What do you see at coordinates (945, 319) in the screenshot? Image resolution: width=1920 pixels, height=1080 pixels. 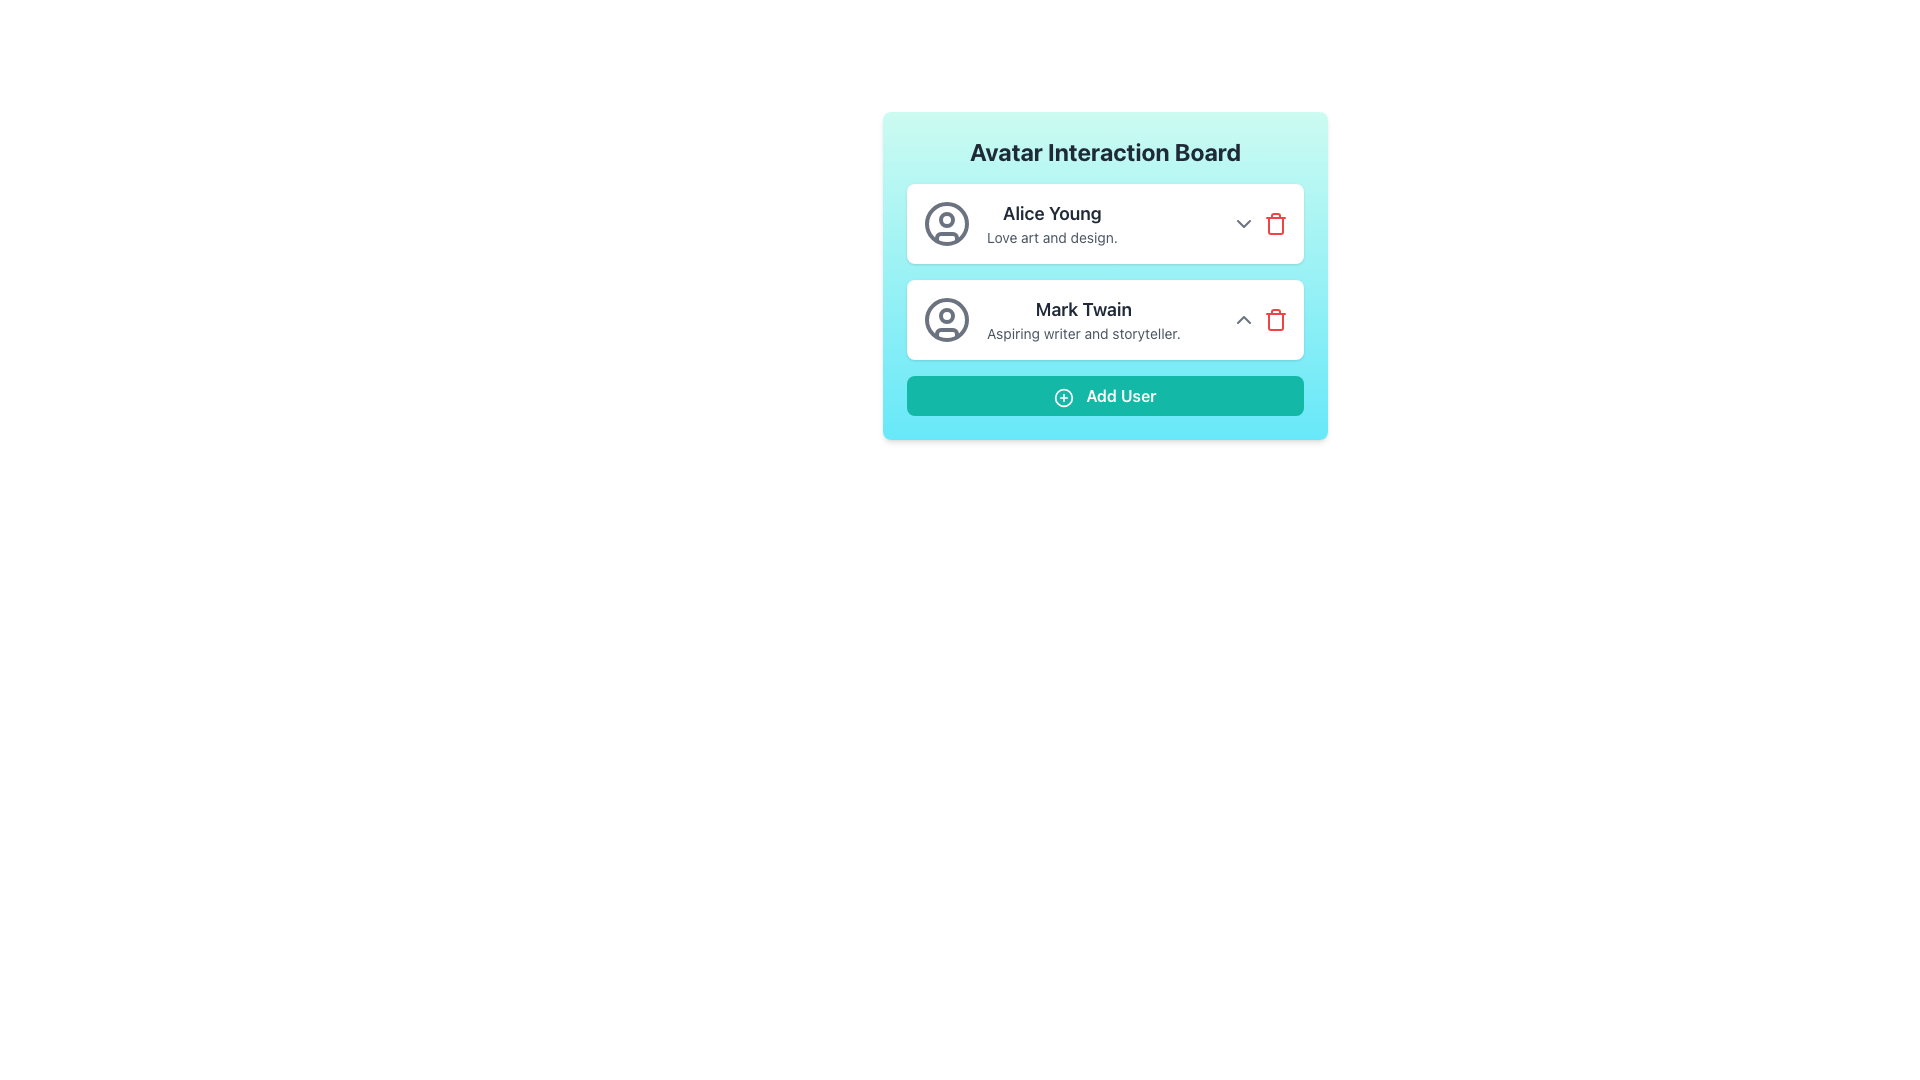 I see `the graphical icon representing the user 'Mark Twain', which is located on the left side of the user name and description within a user details card` at bounding box center [945, 319].